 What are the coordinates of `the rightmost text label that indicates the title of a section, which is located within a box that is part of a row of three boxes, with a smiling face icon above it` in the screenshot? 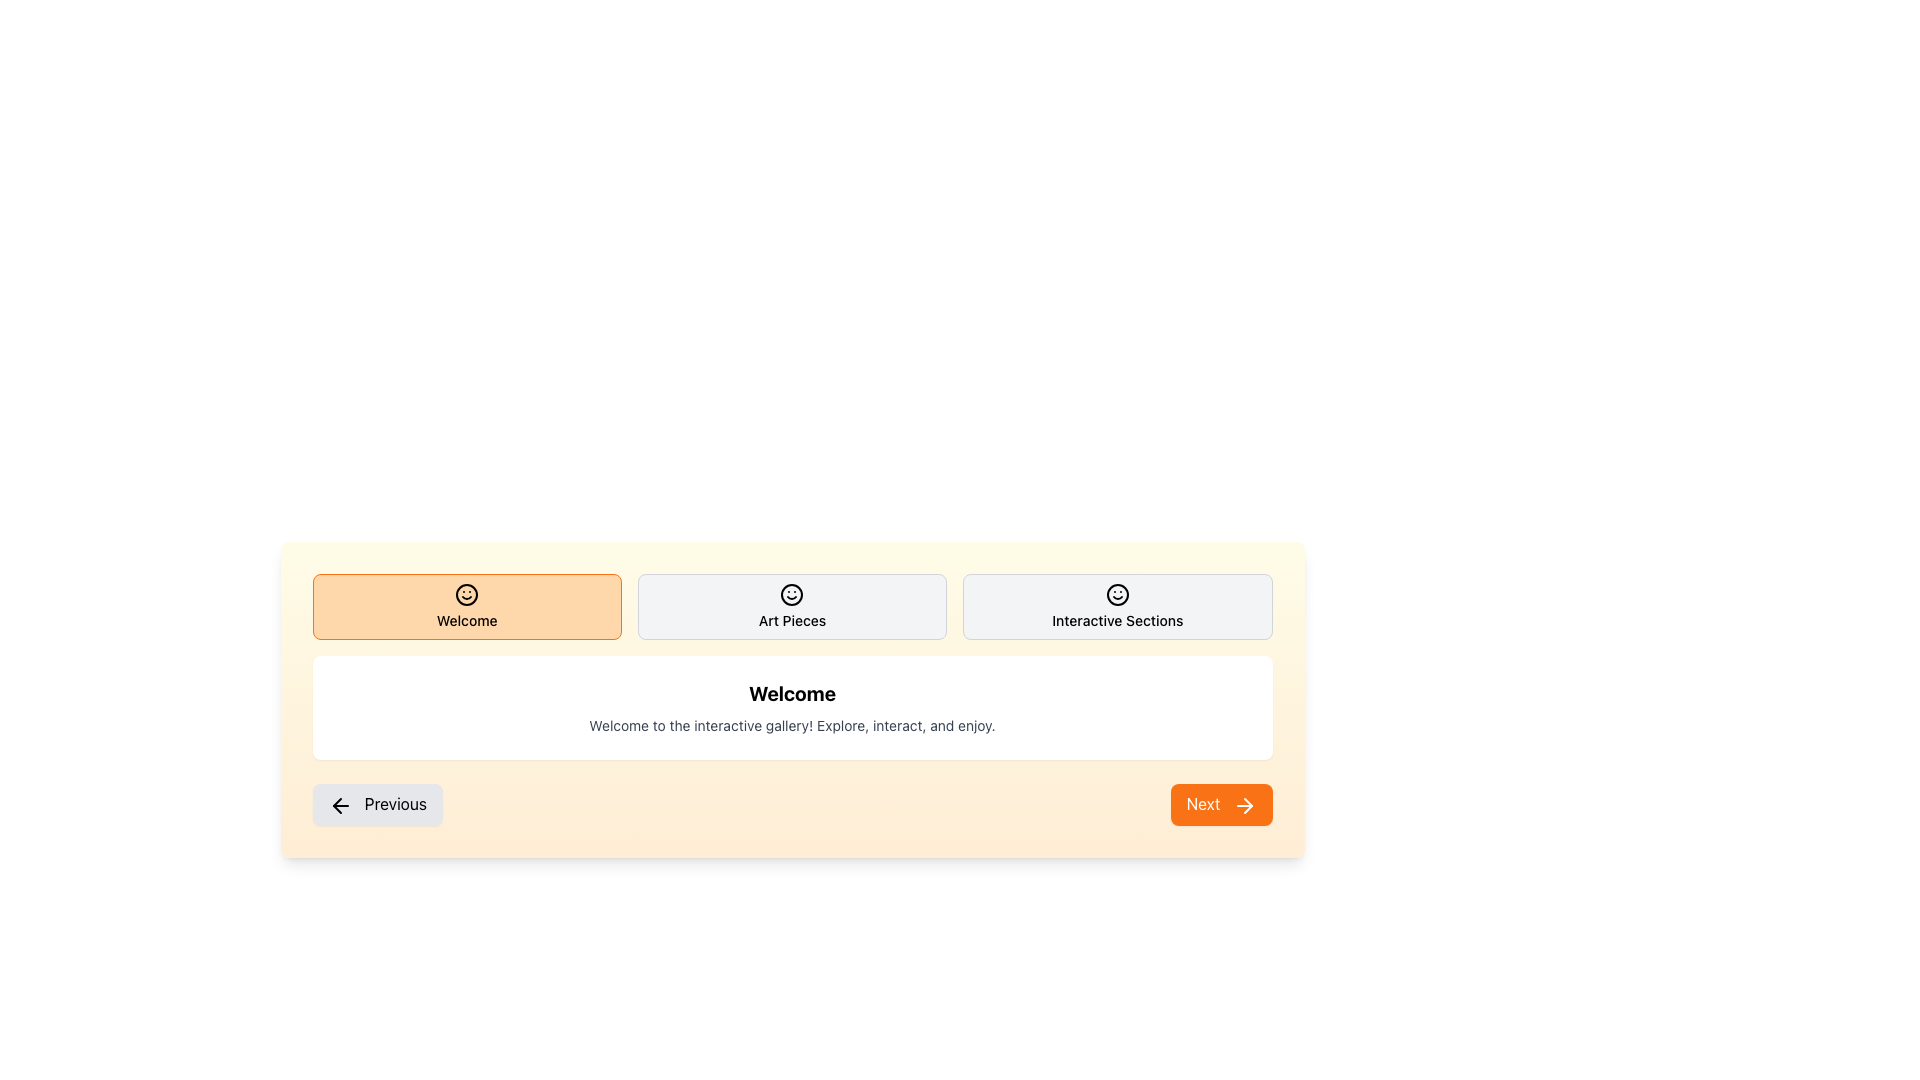 It's located at (1116, 620).